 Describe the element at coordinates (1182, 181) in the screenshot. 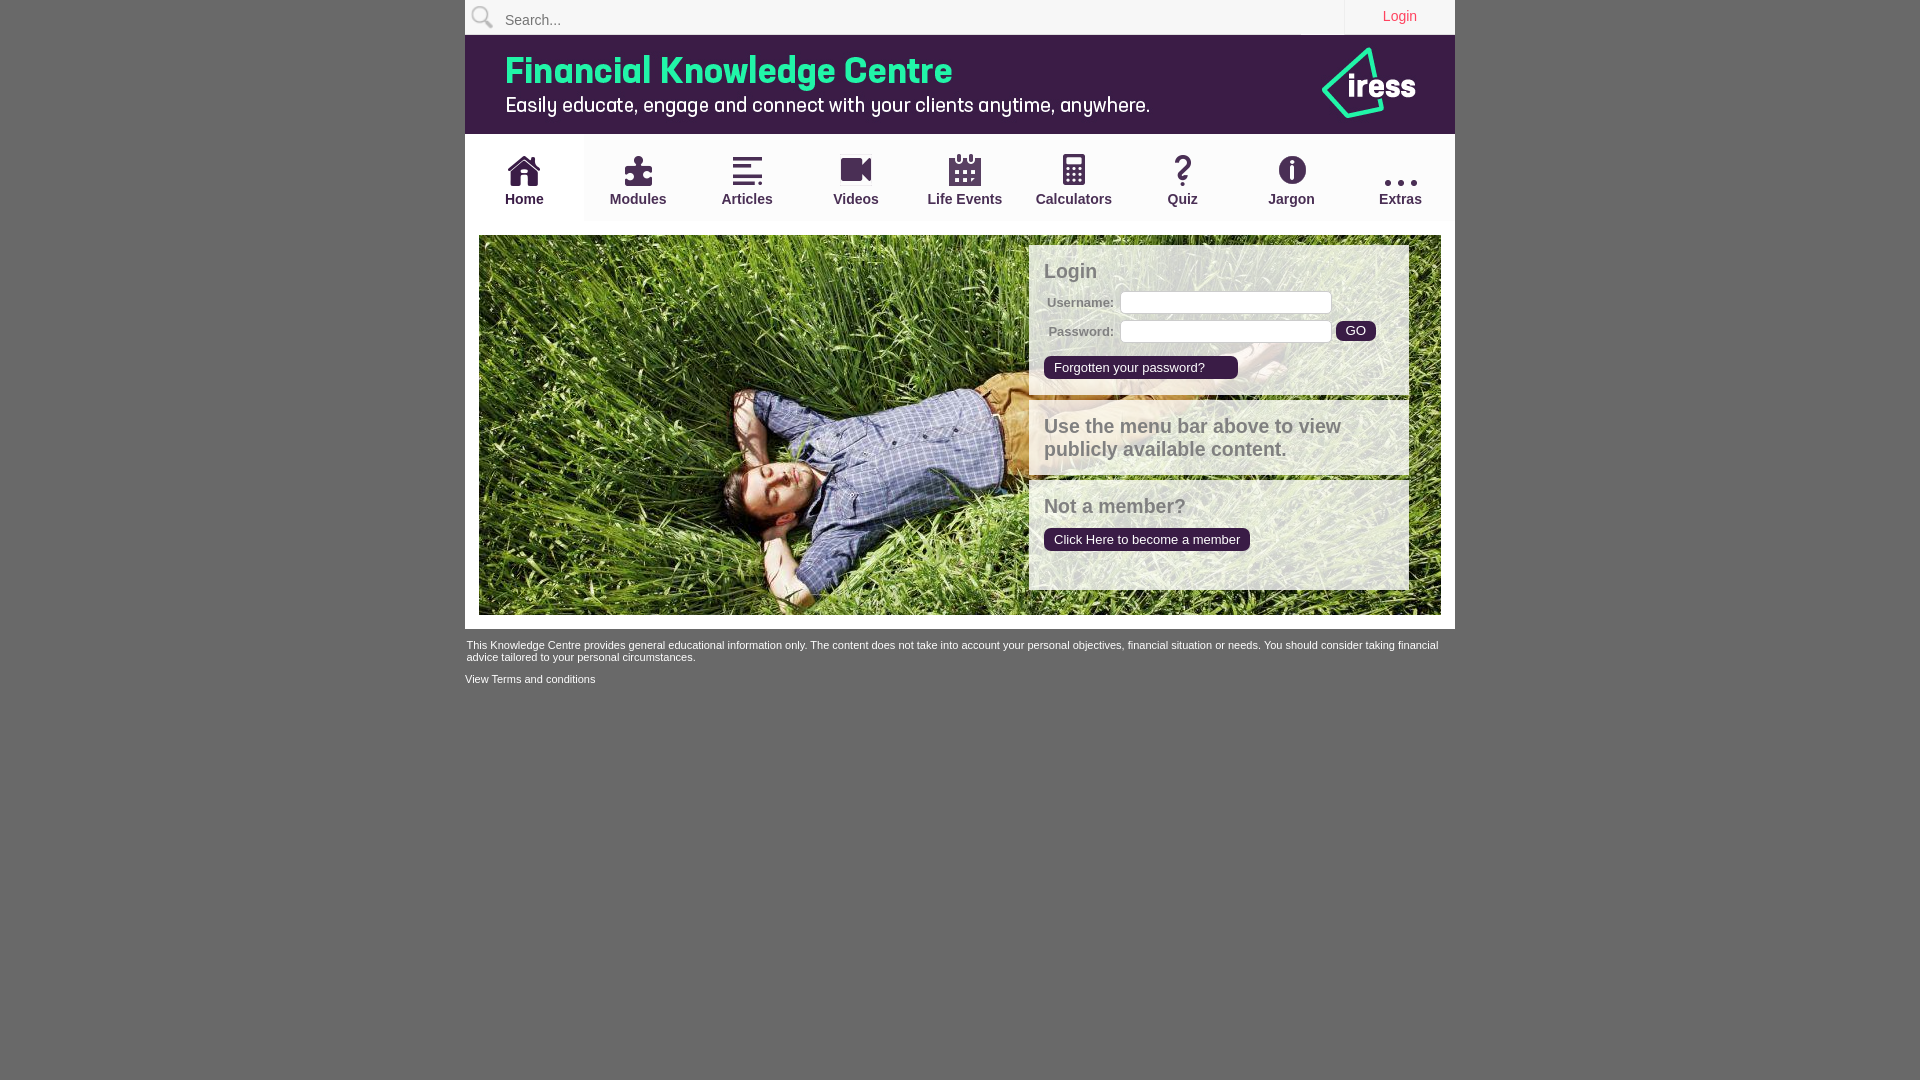

I see `'Quiz'` at that location.